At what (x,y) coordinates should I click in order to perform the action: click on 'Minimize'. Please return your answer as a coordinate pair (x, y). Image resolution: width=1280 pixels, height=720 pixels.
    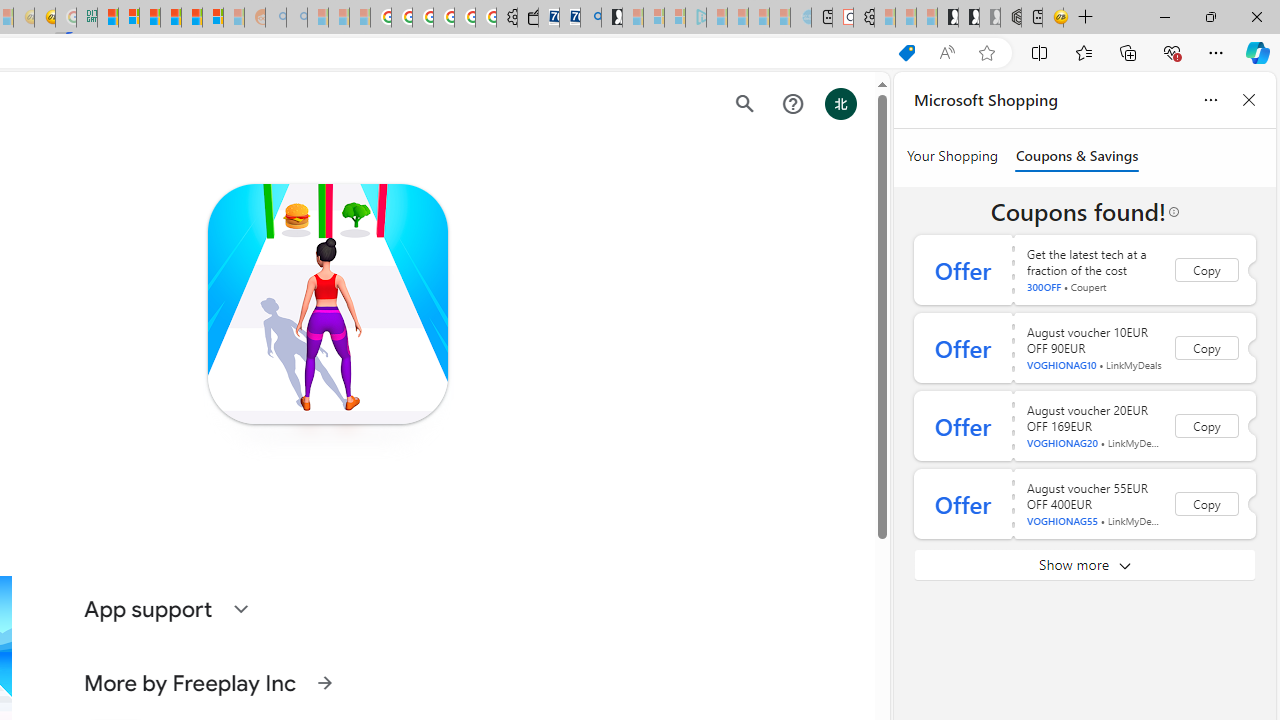
    Looking at the image, I should click on (1164, 16).